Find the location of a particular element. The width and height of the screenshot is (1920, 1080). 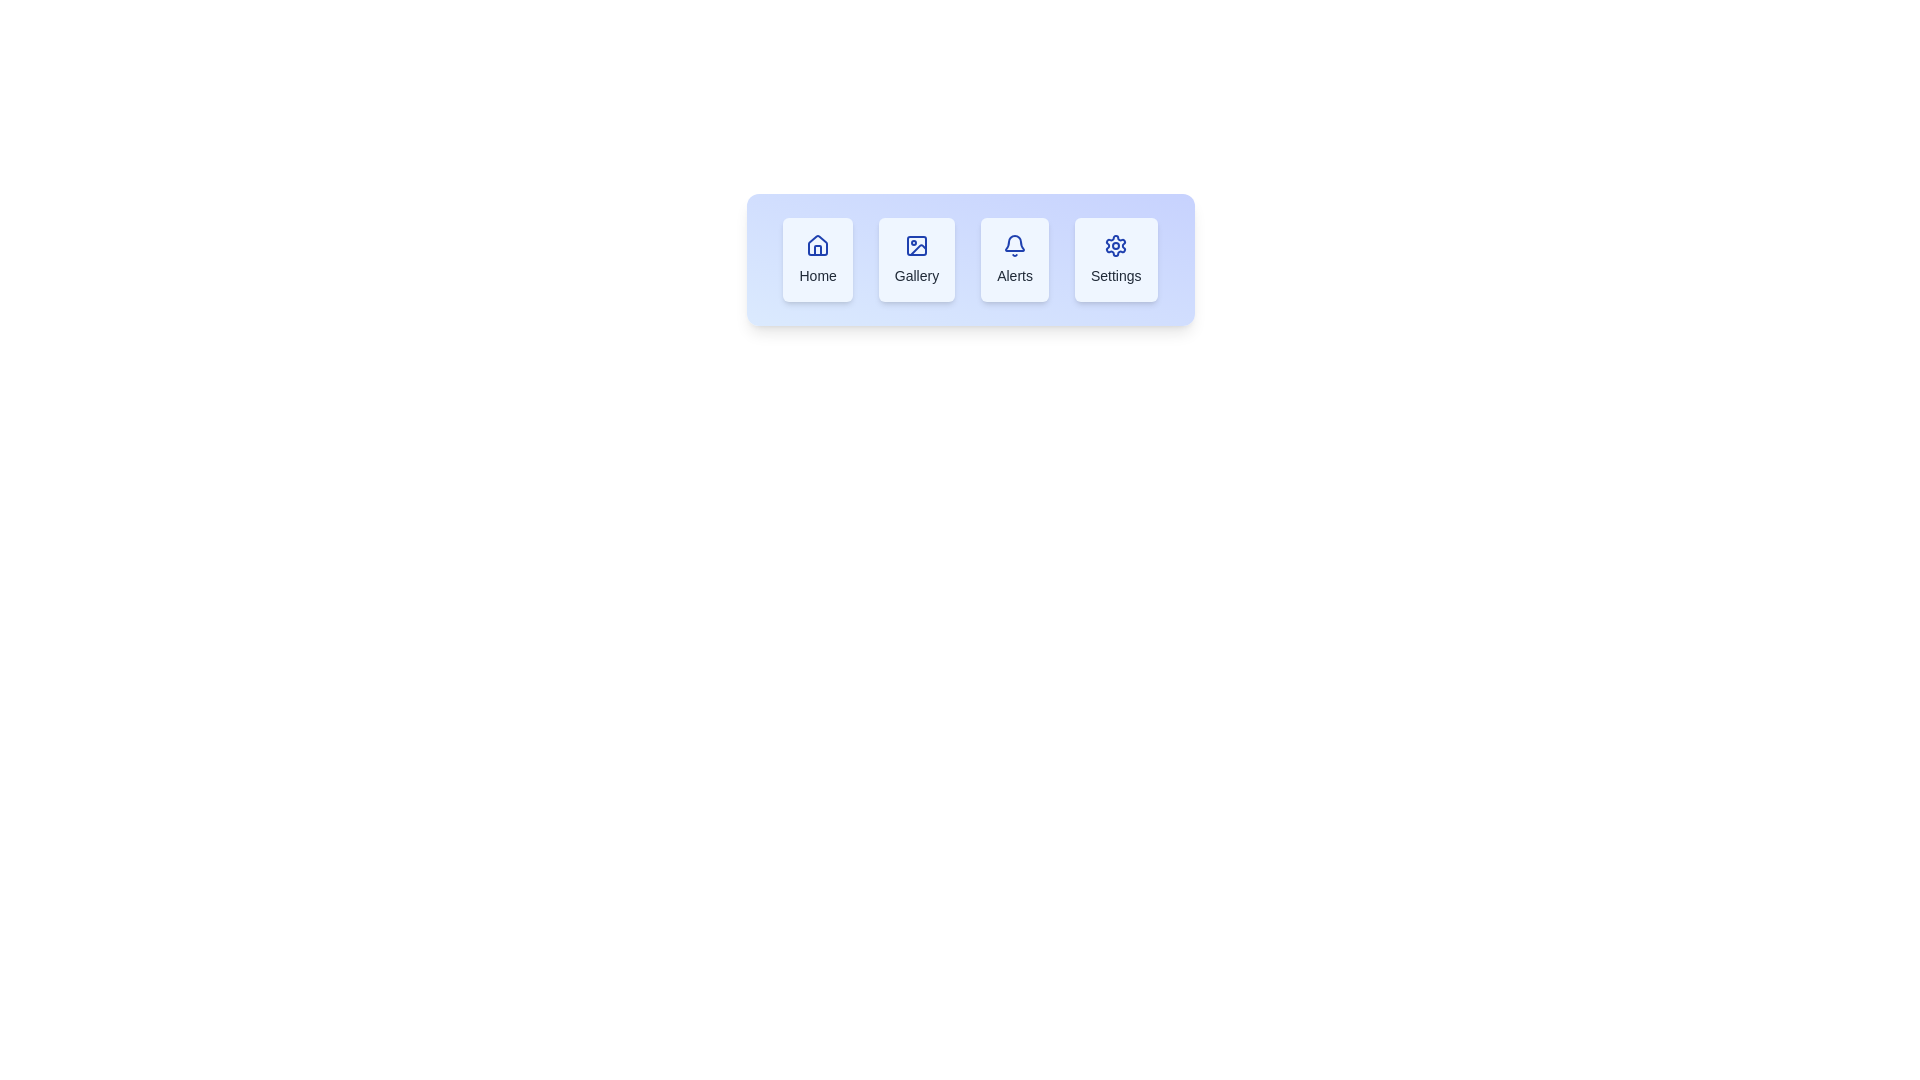

the 'Home' button icon, which is represented by the first icon in a group of four icons, to trigger the related action is located at coordinates (818, 249).